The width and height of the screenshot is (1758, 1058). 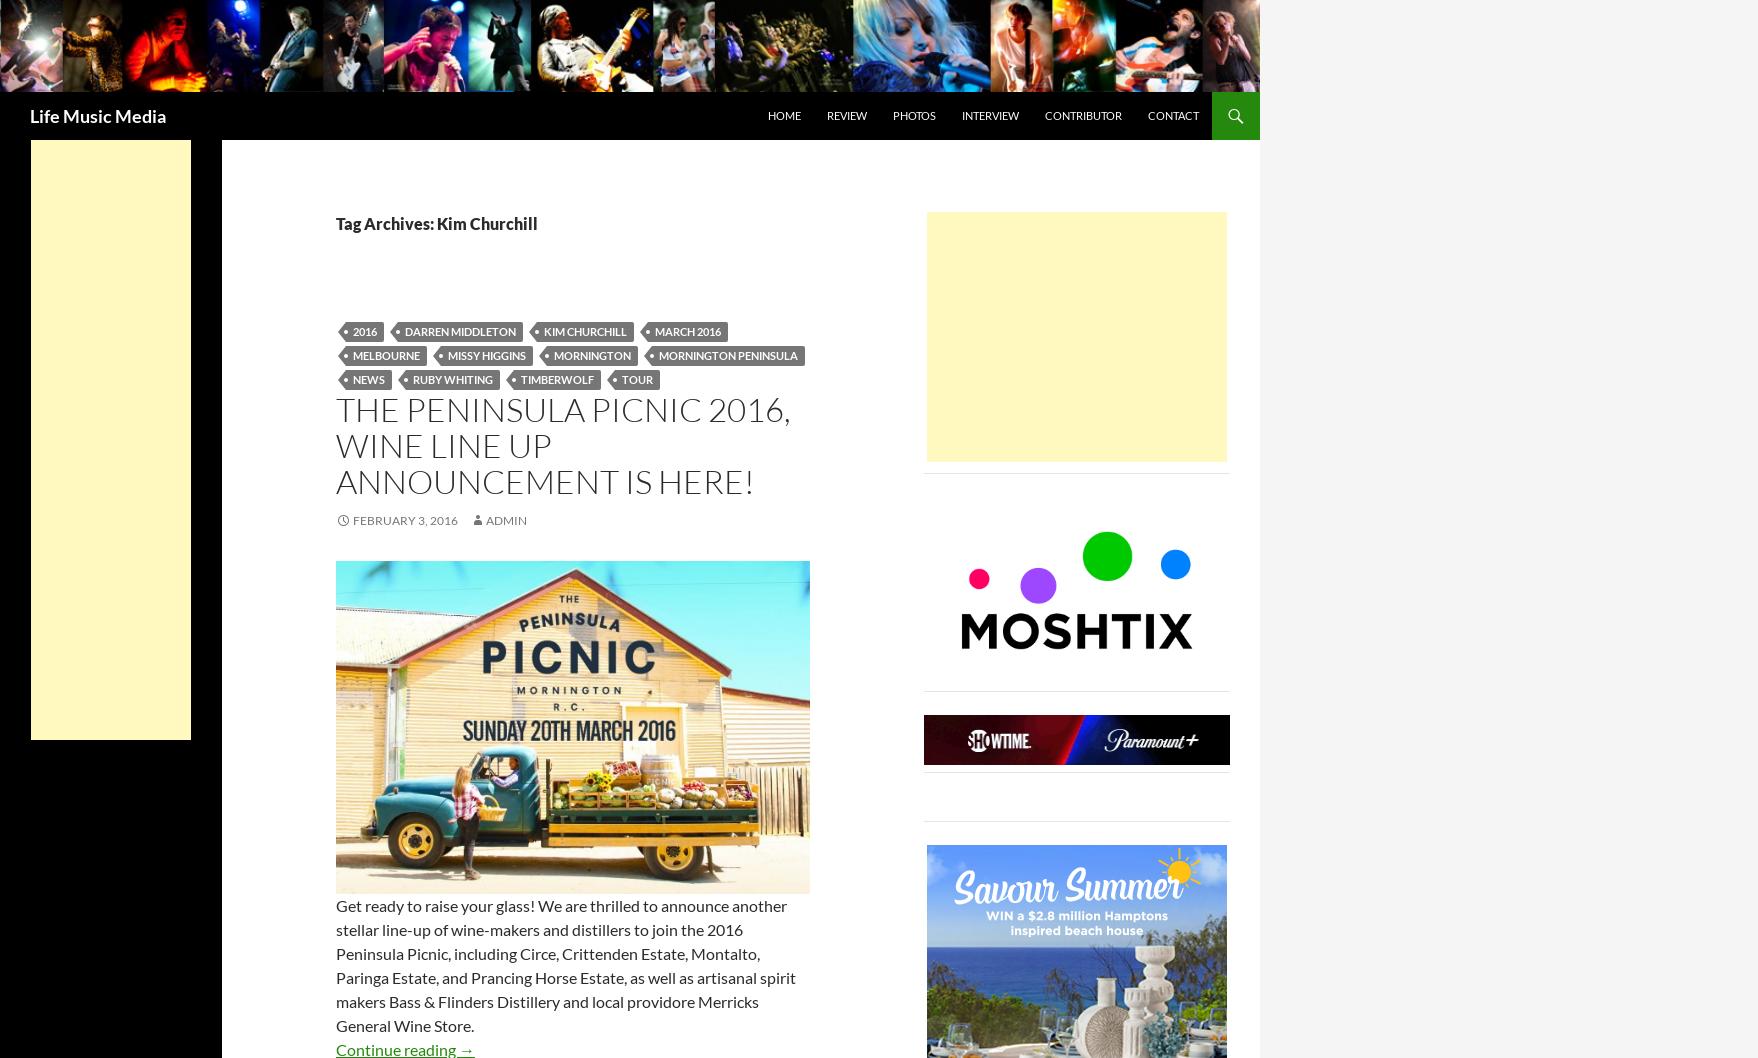 What do you see at coordinates (914, 113) in the screenshot?
I see `'Photos'` at bounding box center [914, 113].